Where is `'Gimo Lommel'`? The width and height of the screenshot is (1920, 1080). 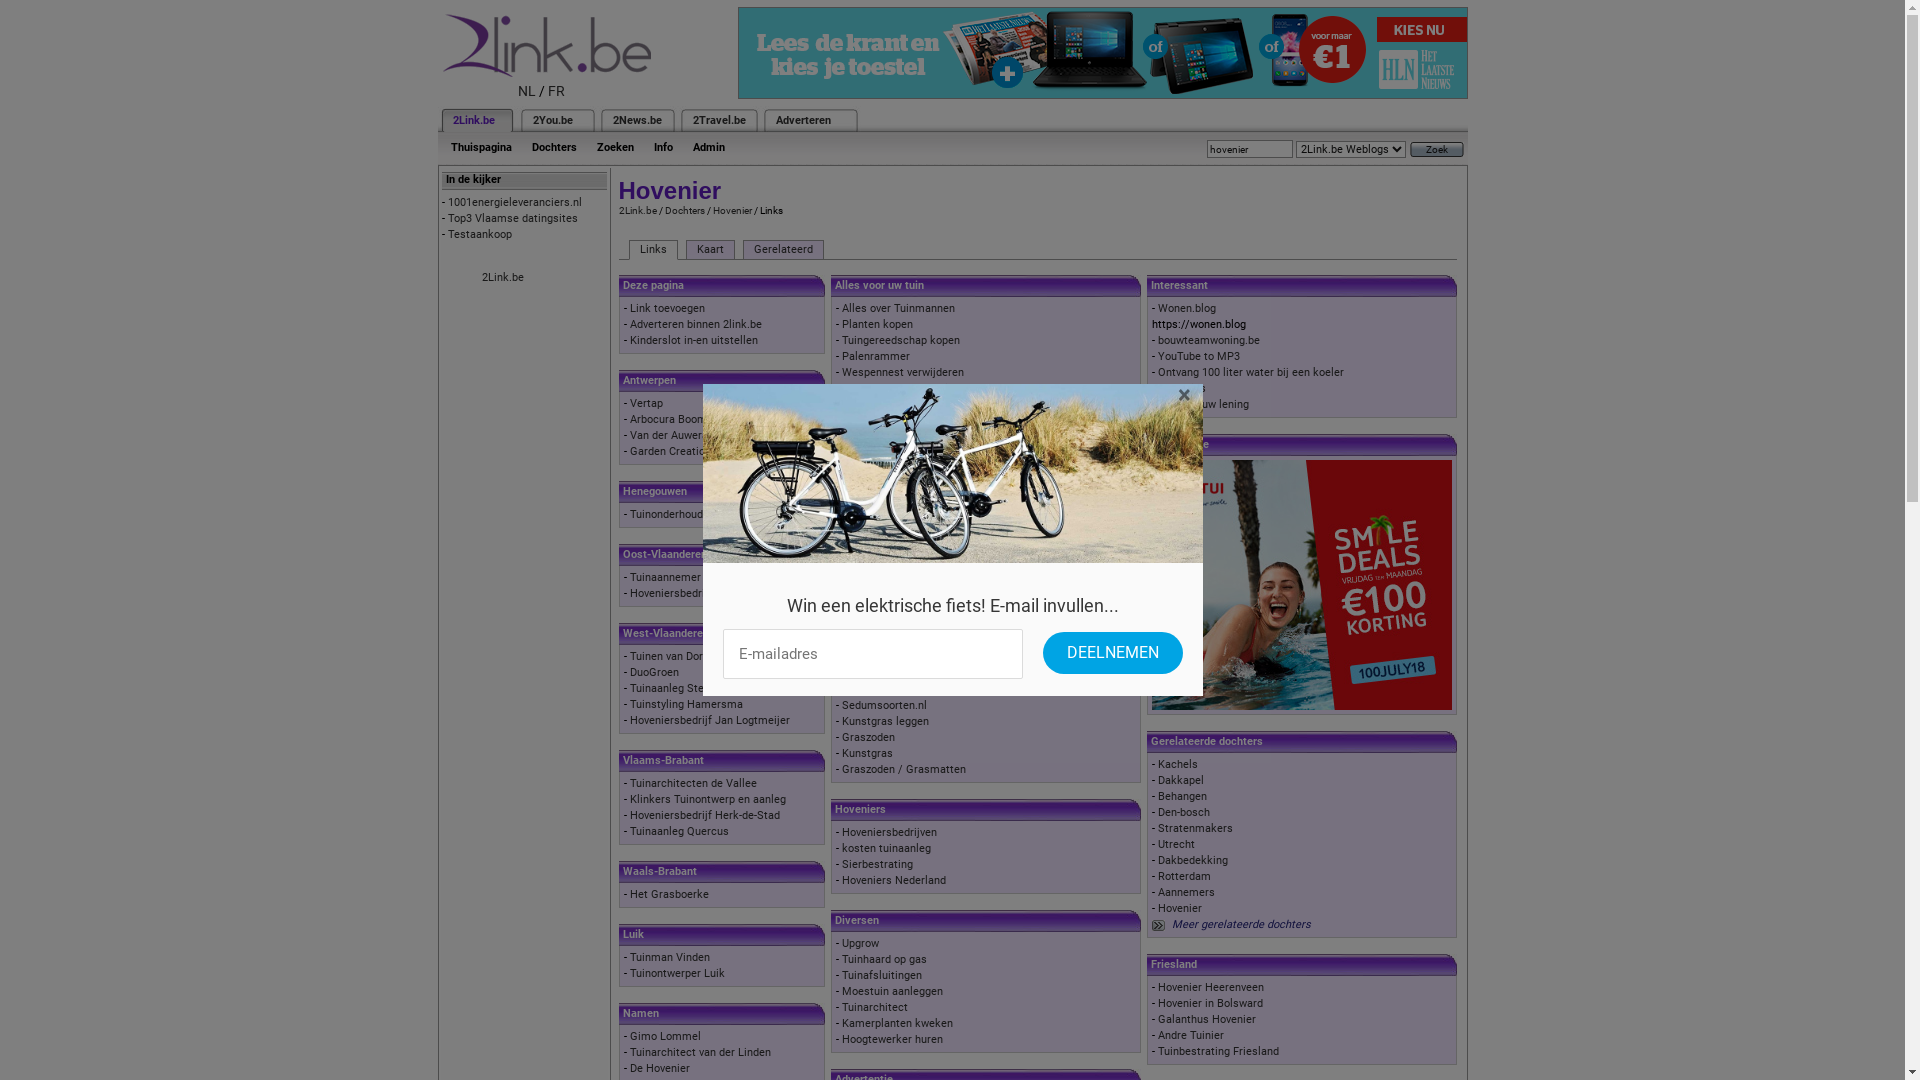
'Gimo Lommel' is located at coordinates (665, 1035).